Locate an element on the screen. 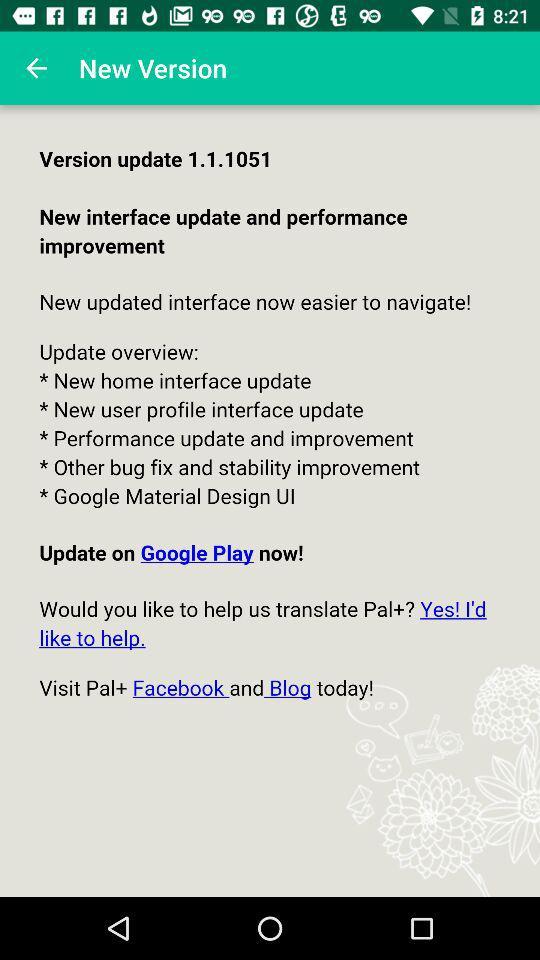 The image size is (540, 960). screen page is located at coordinates (270, 500).